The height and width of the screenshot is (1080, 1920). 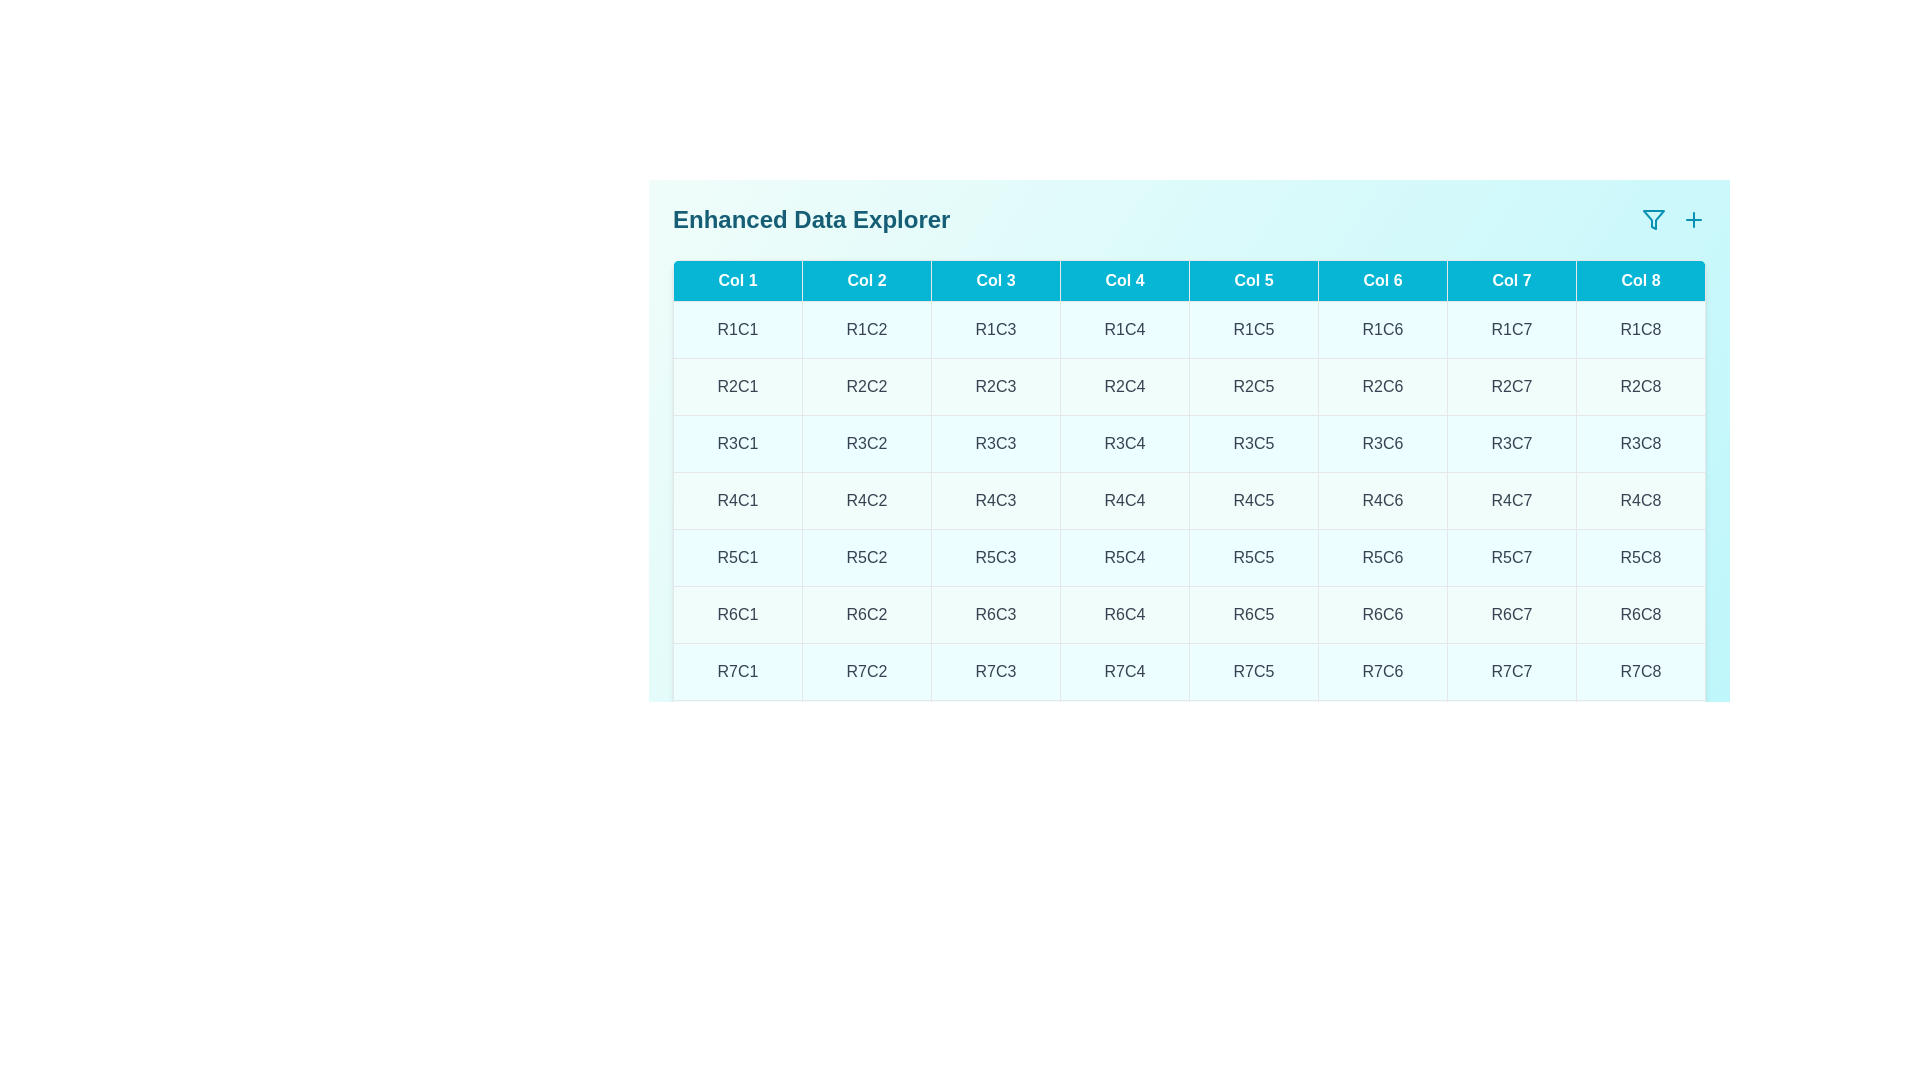 I want to click on the plus icon to add new data, so click(x=1693, y=219).